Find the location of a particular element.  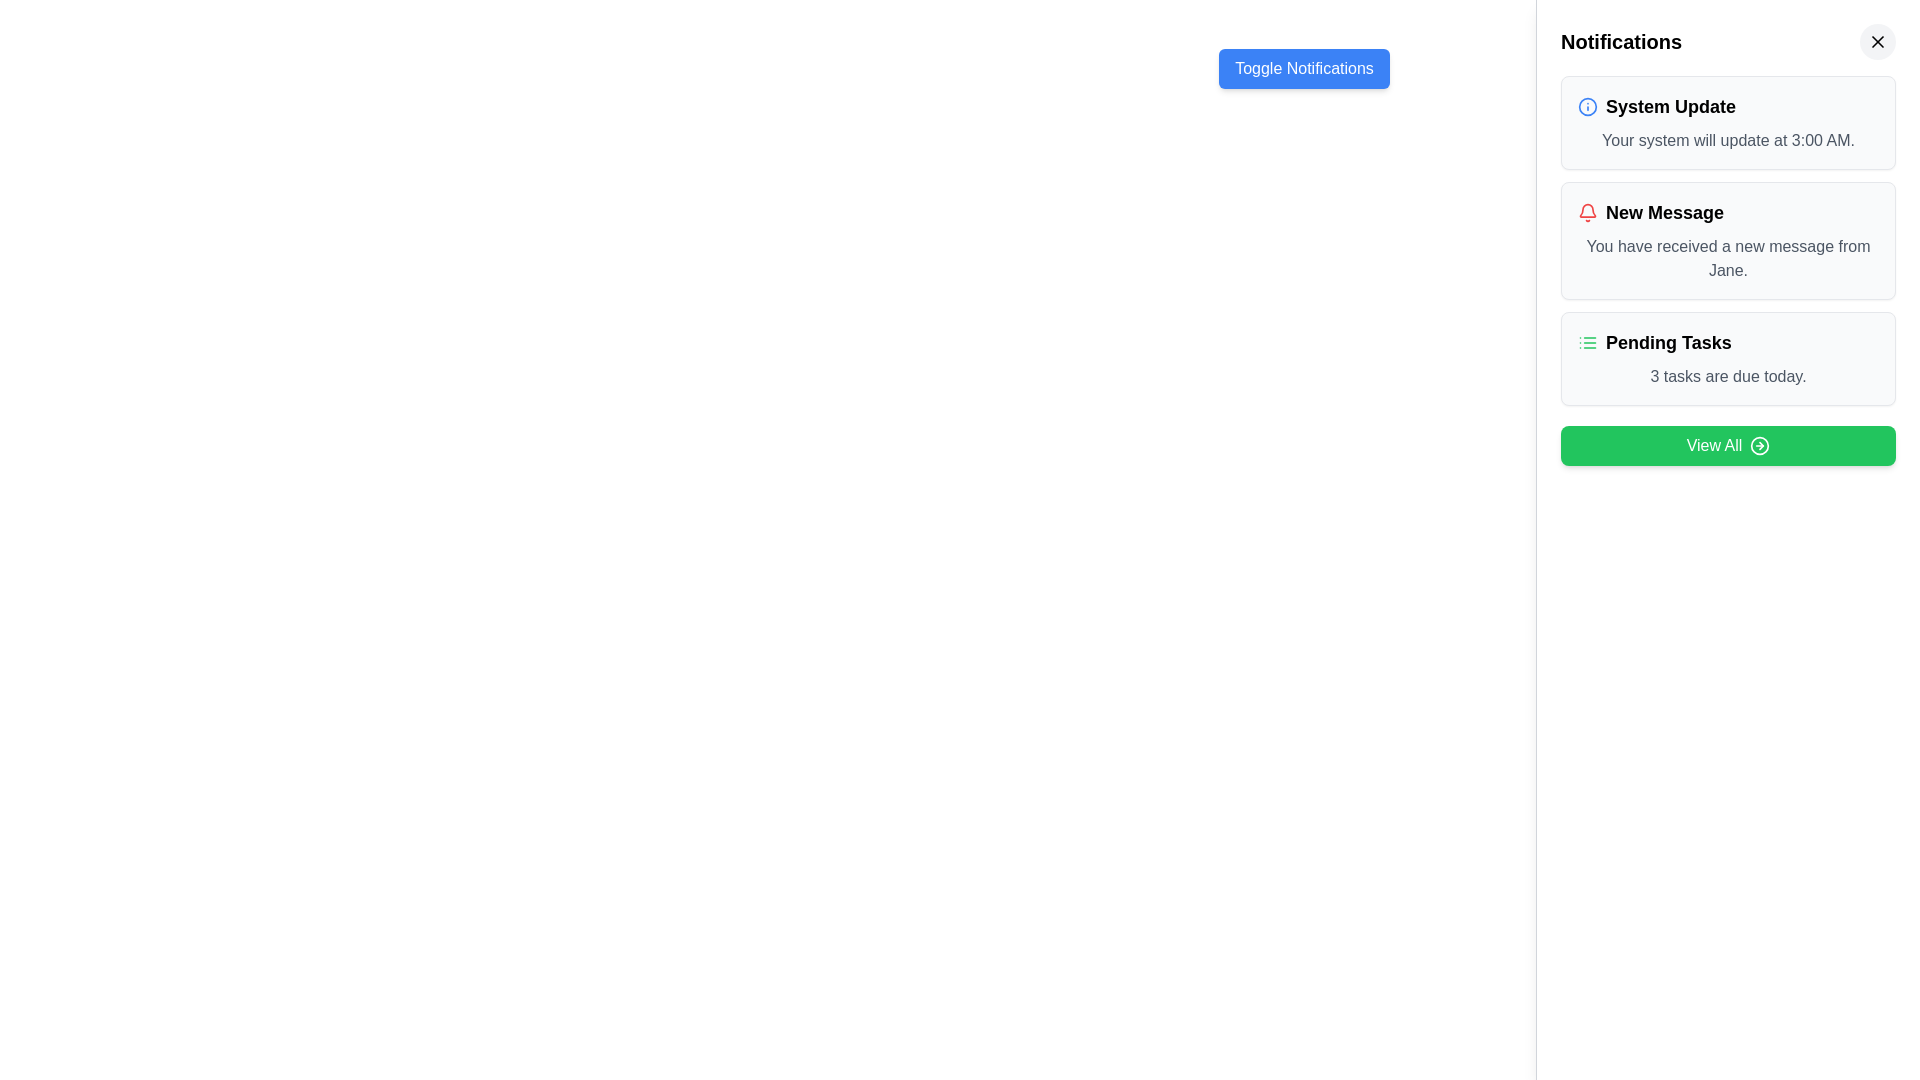

the Close button icon, which is a small black cross icon on a light gray circular background located at the top-right corner of the notification panel, to observe the hover effect is located at coordinates (1876, 42).